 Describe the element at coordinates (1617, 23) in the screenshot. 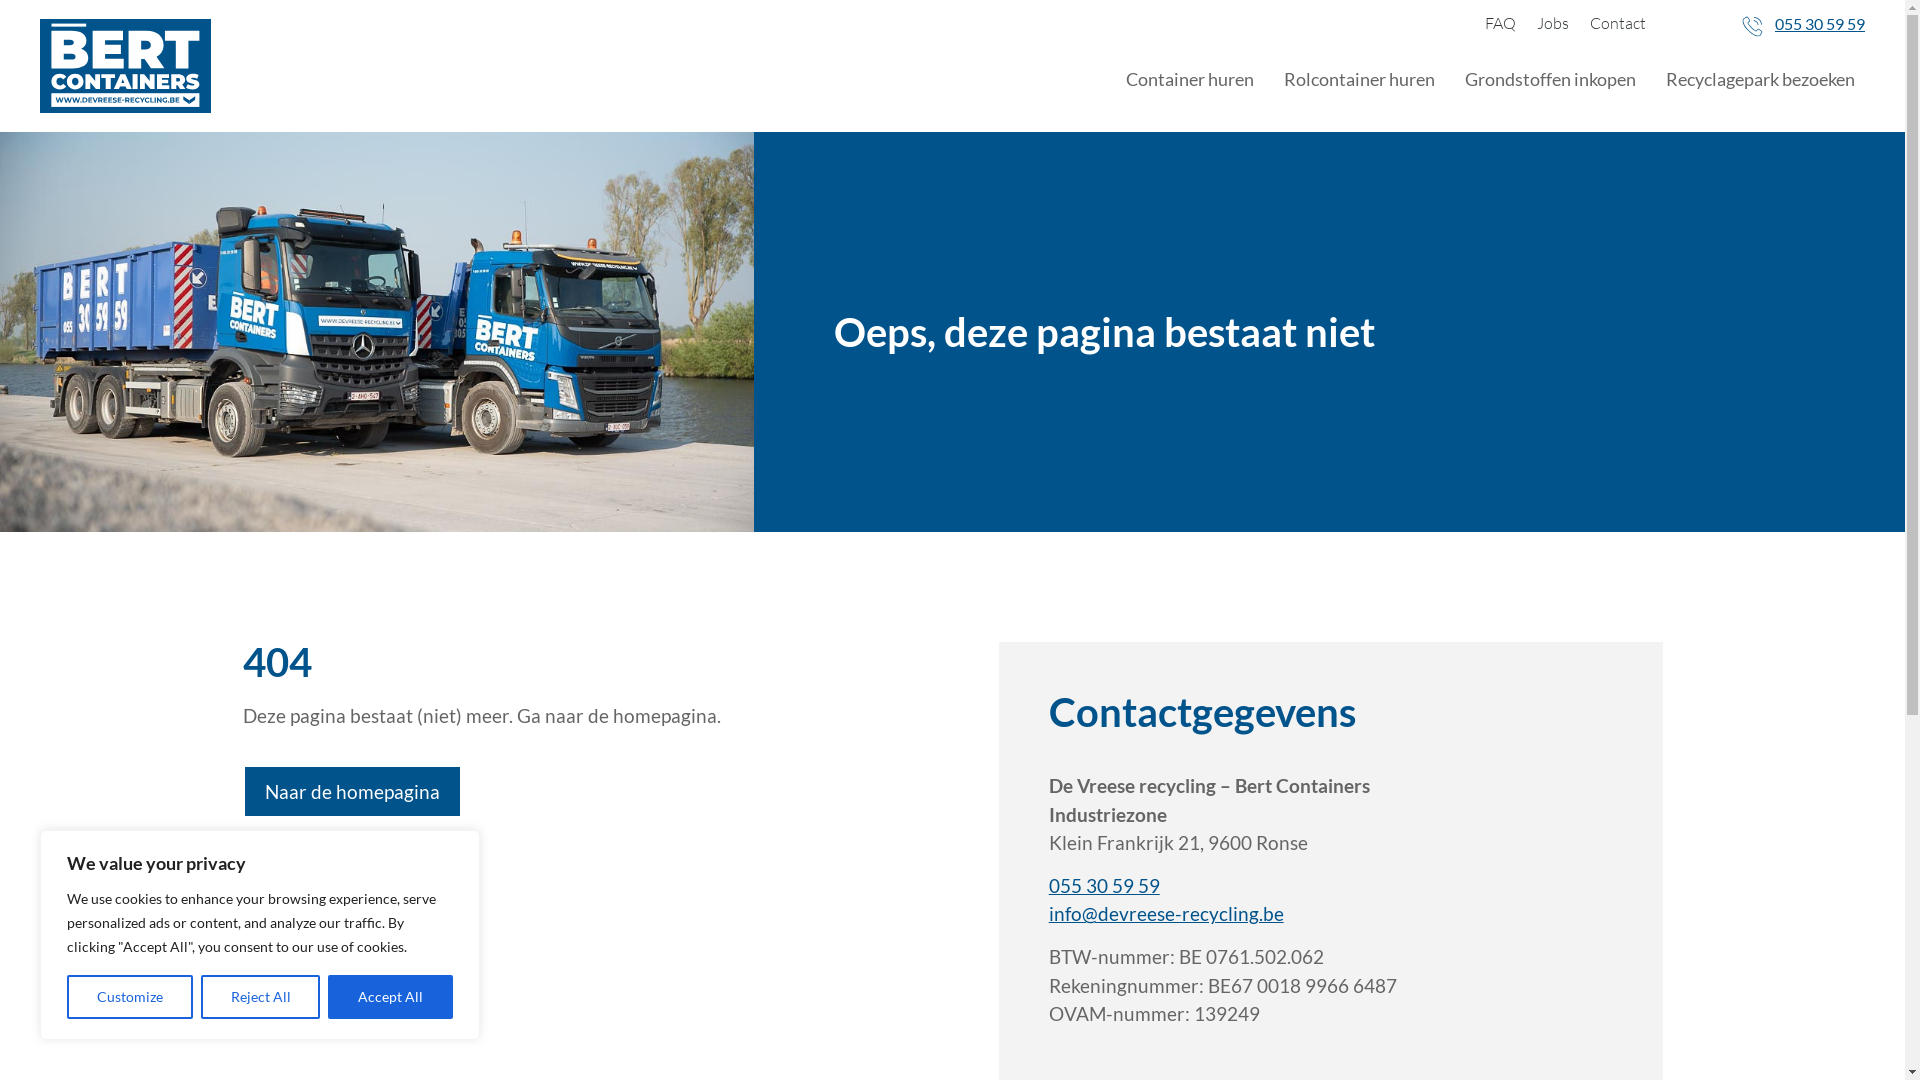

I see `'Contact'` at that location.